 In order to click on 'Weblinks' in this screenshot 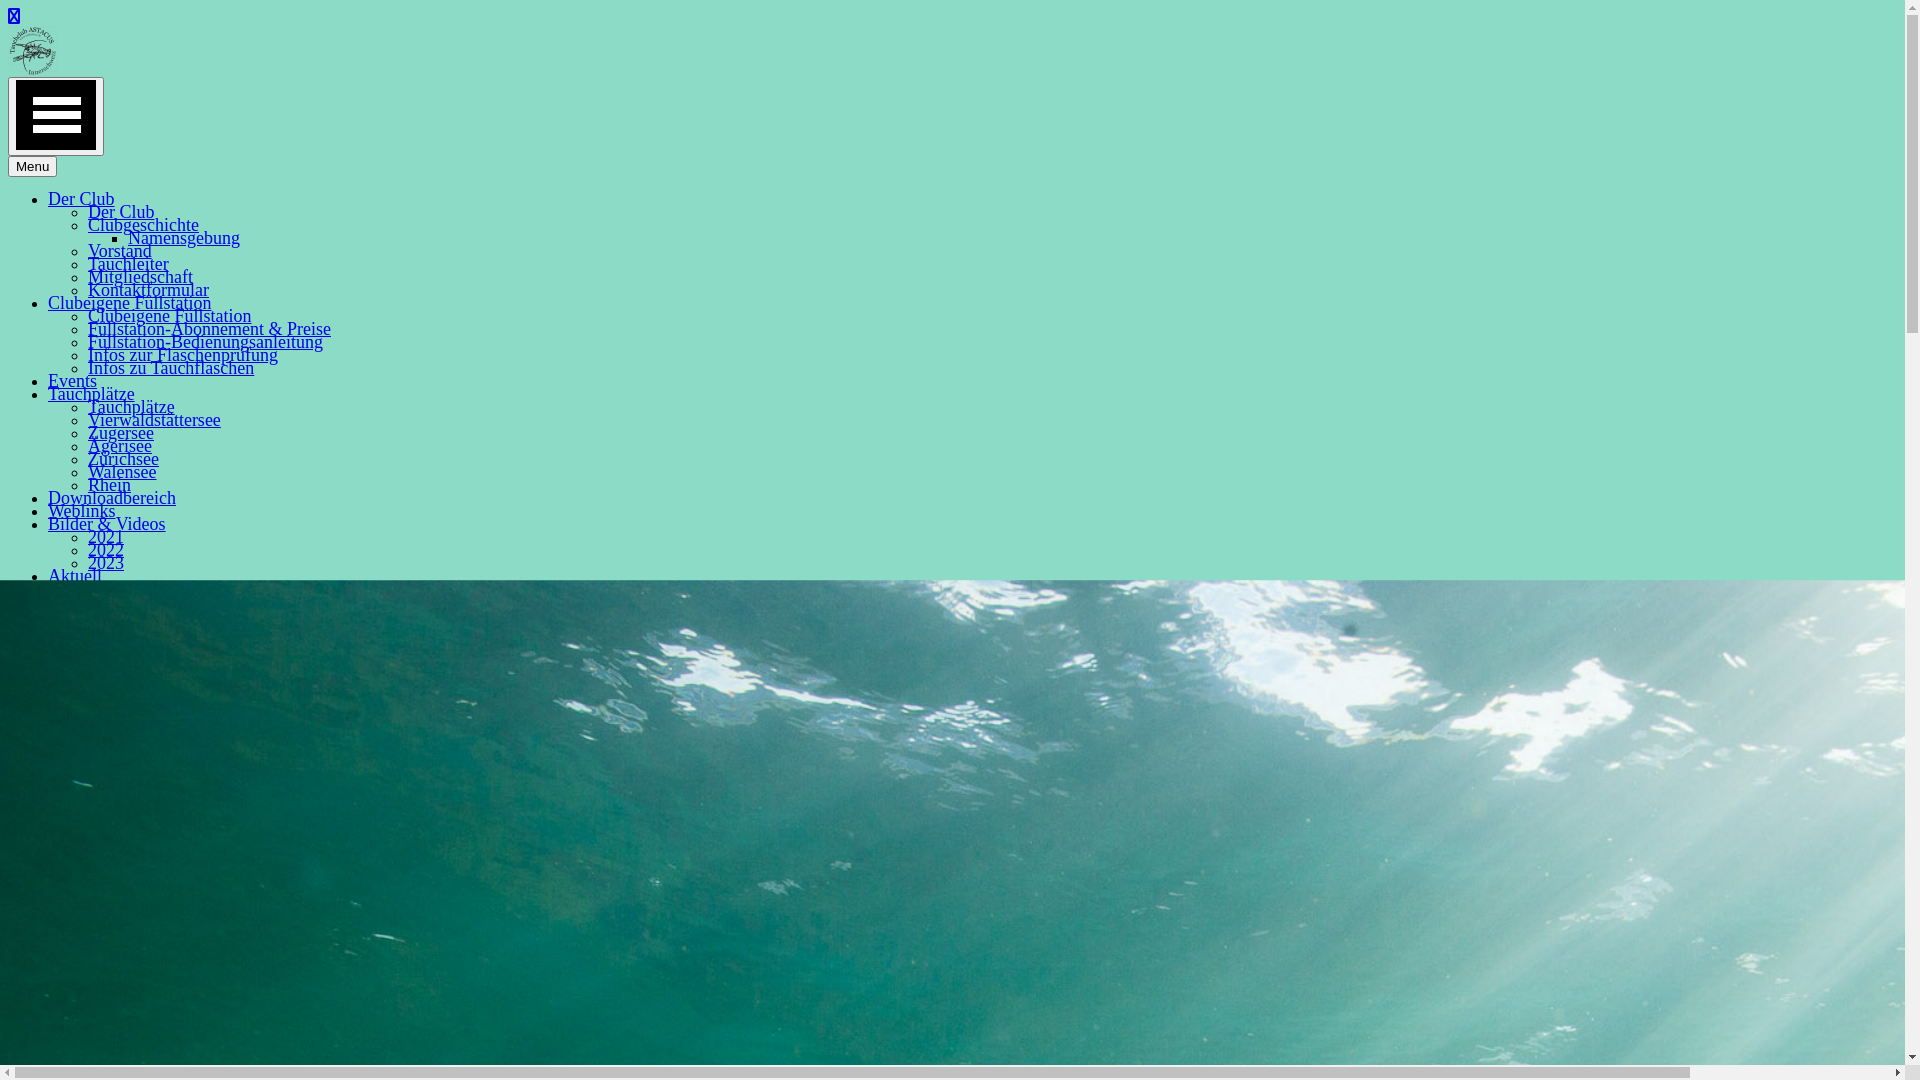, I will do `click(80, 509)`.